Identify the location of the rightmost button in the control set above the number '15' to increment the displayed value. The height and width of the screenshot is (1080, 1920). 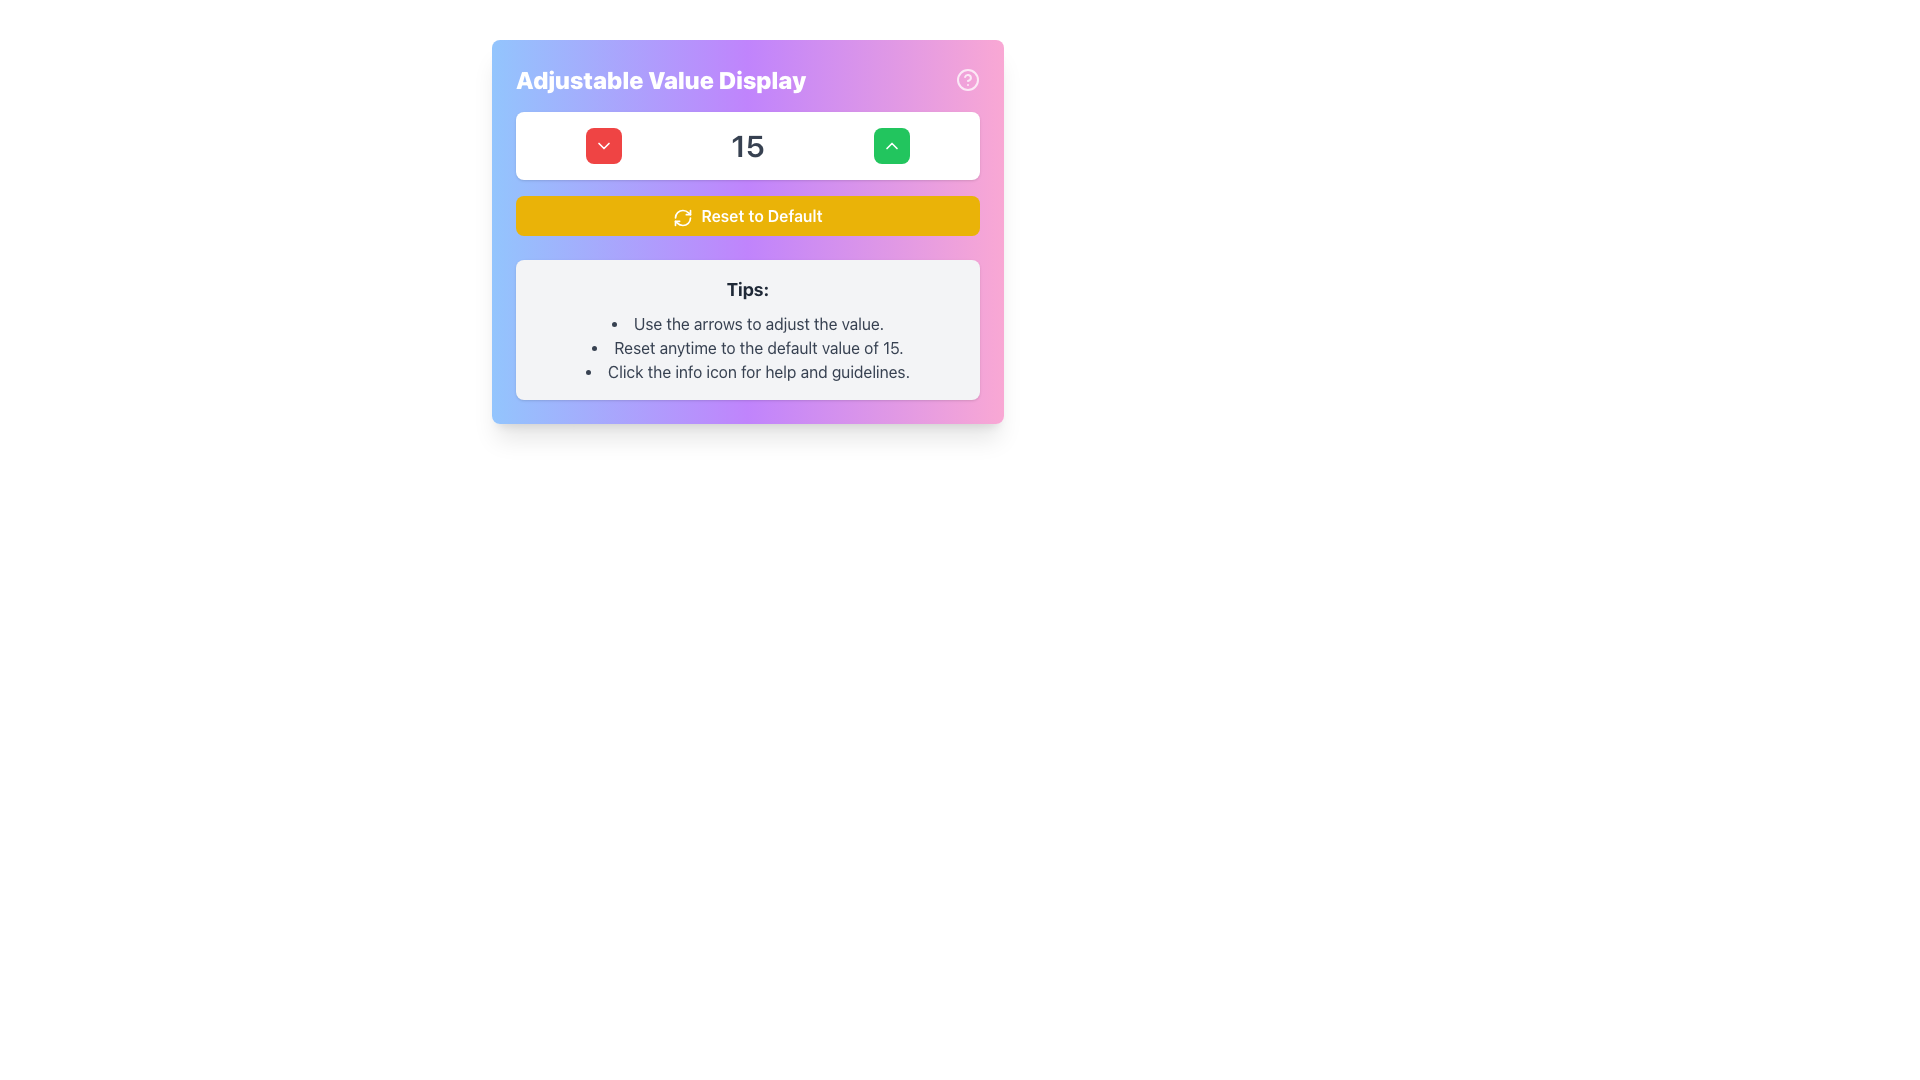
(890, 145).